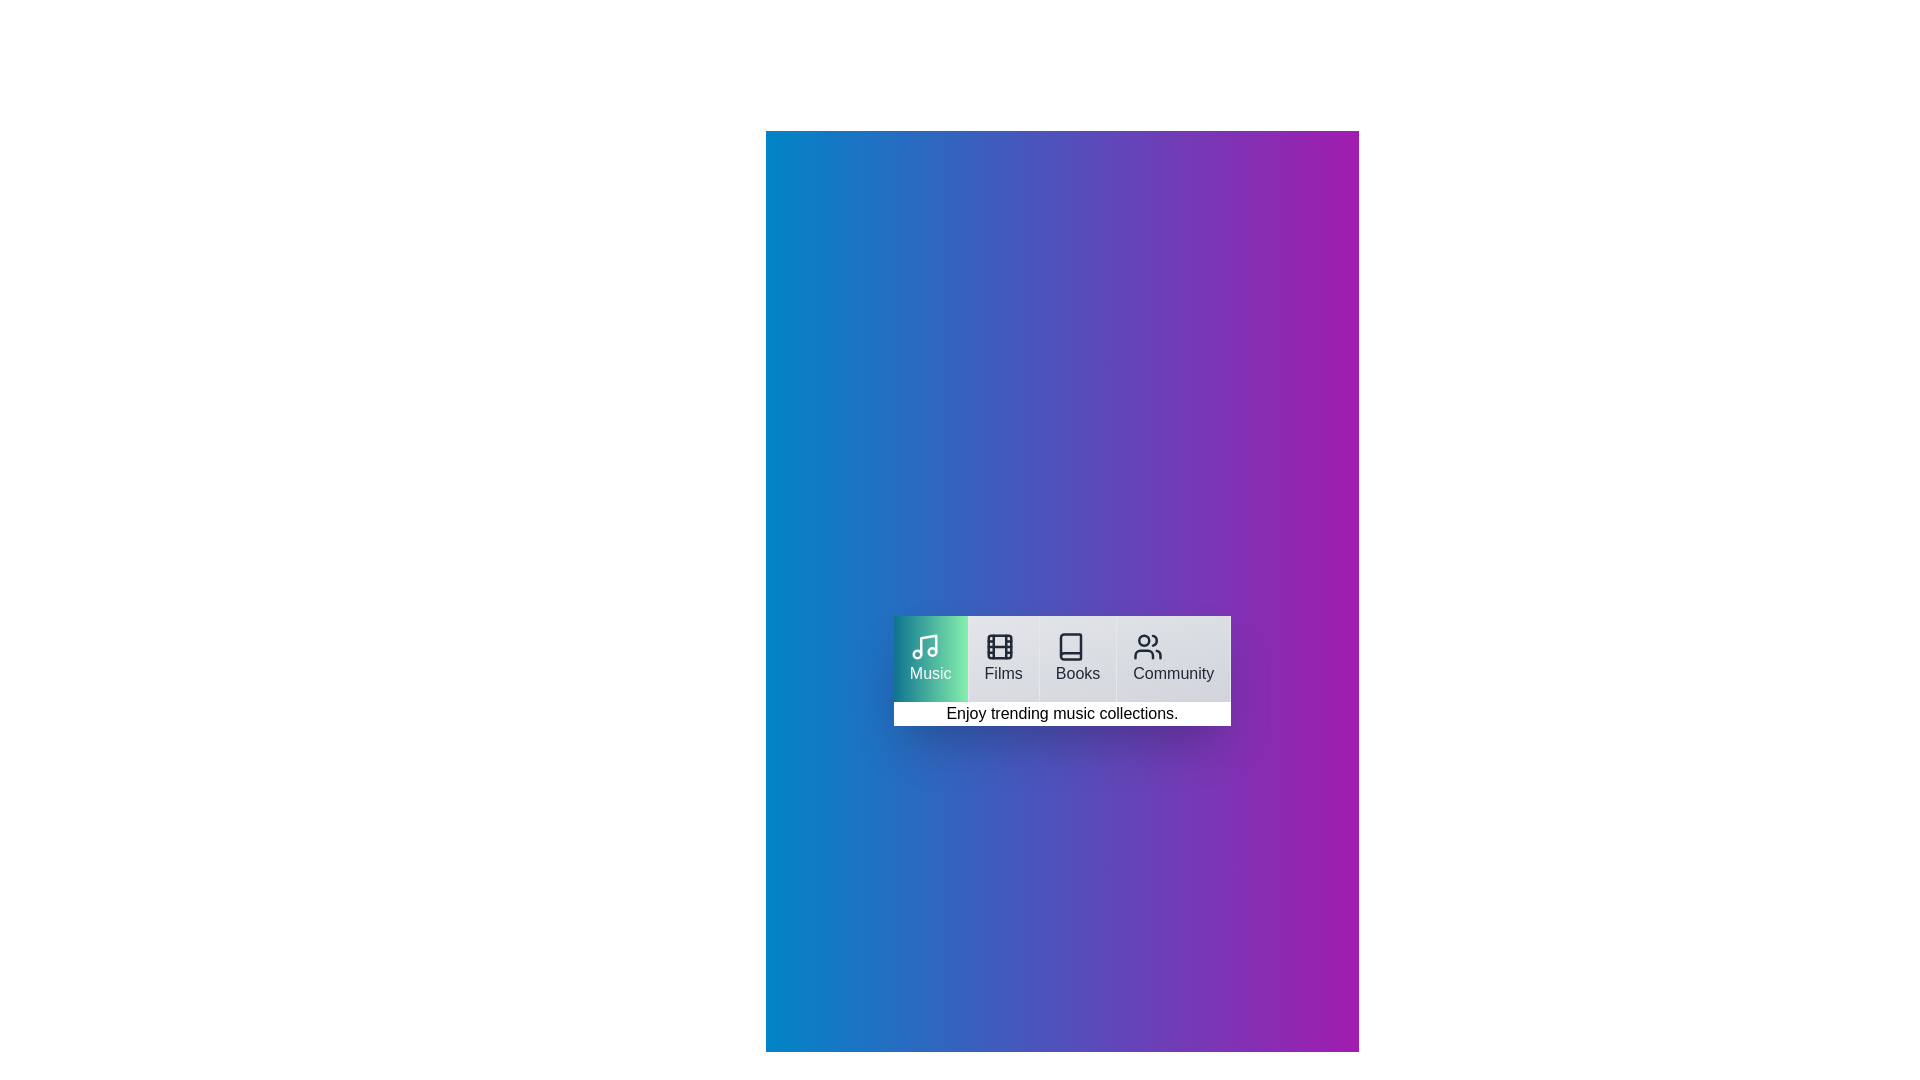 Image resolution: width=1920 pixels, height=1080 pixels. I want to click on the 'Community' icon located on the rightmost part of the horizontal menu bar, which is the first icon above the label 'Community', so click(1148, 647).